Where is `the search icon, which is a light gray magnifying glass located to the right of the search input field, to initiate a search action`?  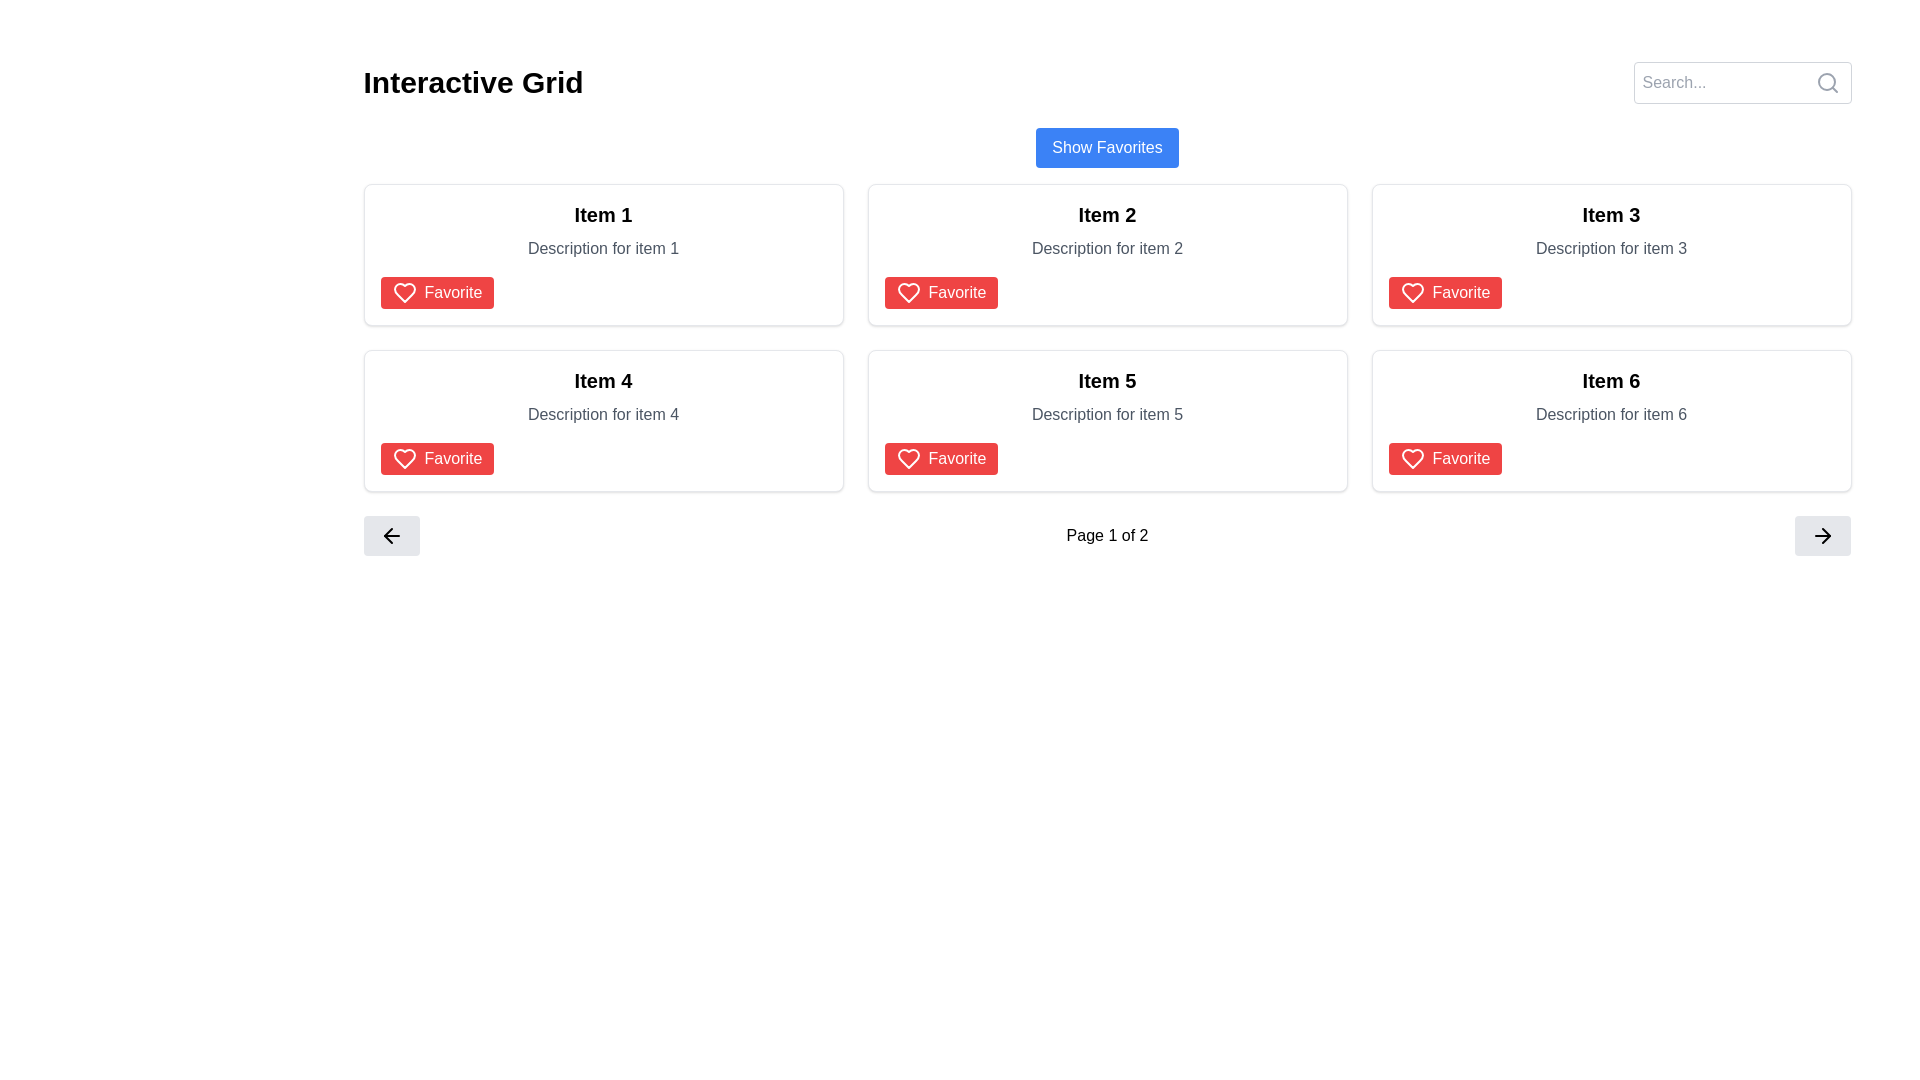
the search icon, which is a light gray magnifying glass located to the right of the search input field, to initiate a search action is located at coordinates (1827, 82).